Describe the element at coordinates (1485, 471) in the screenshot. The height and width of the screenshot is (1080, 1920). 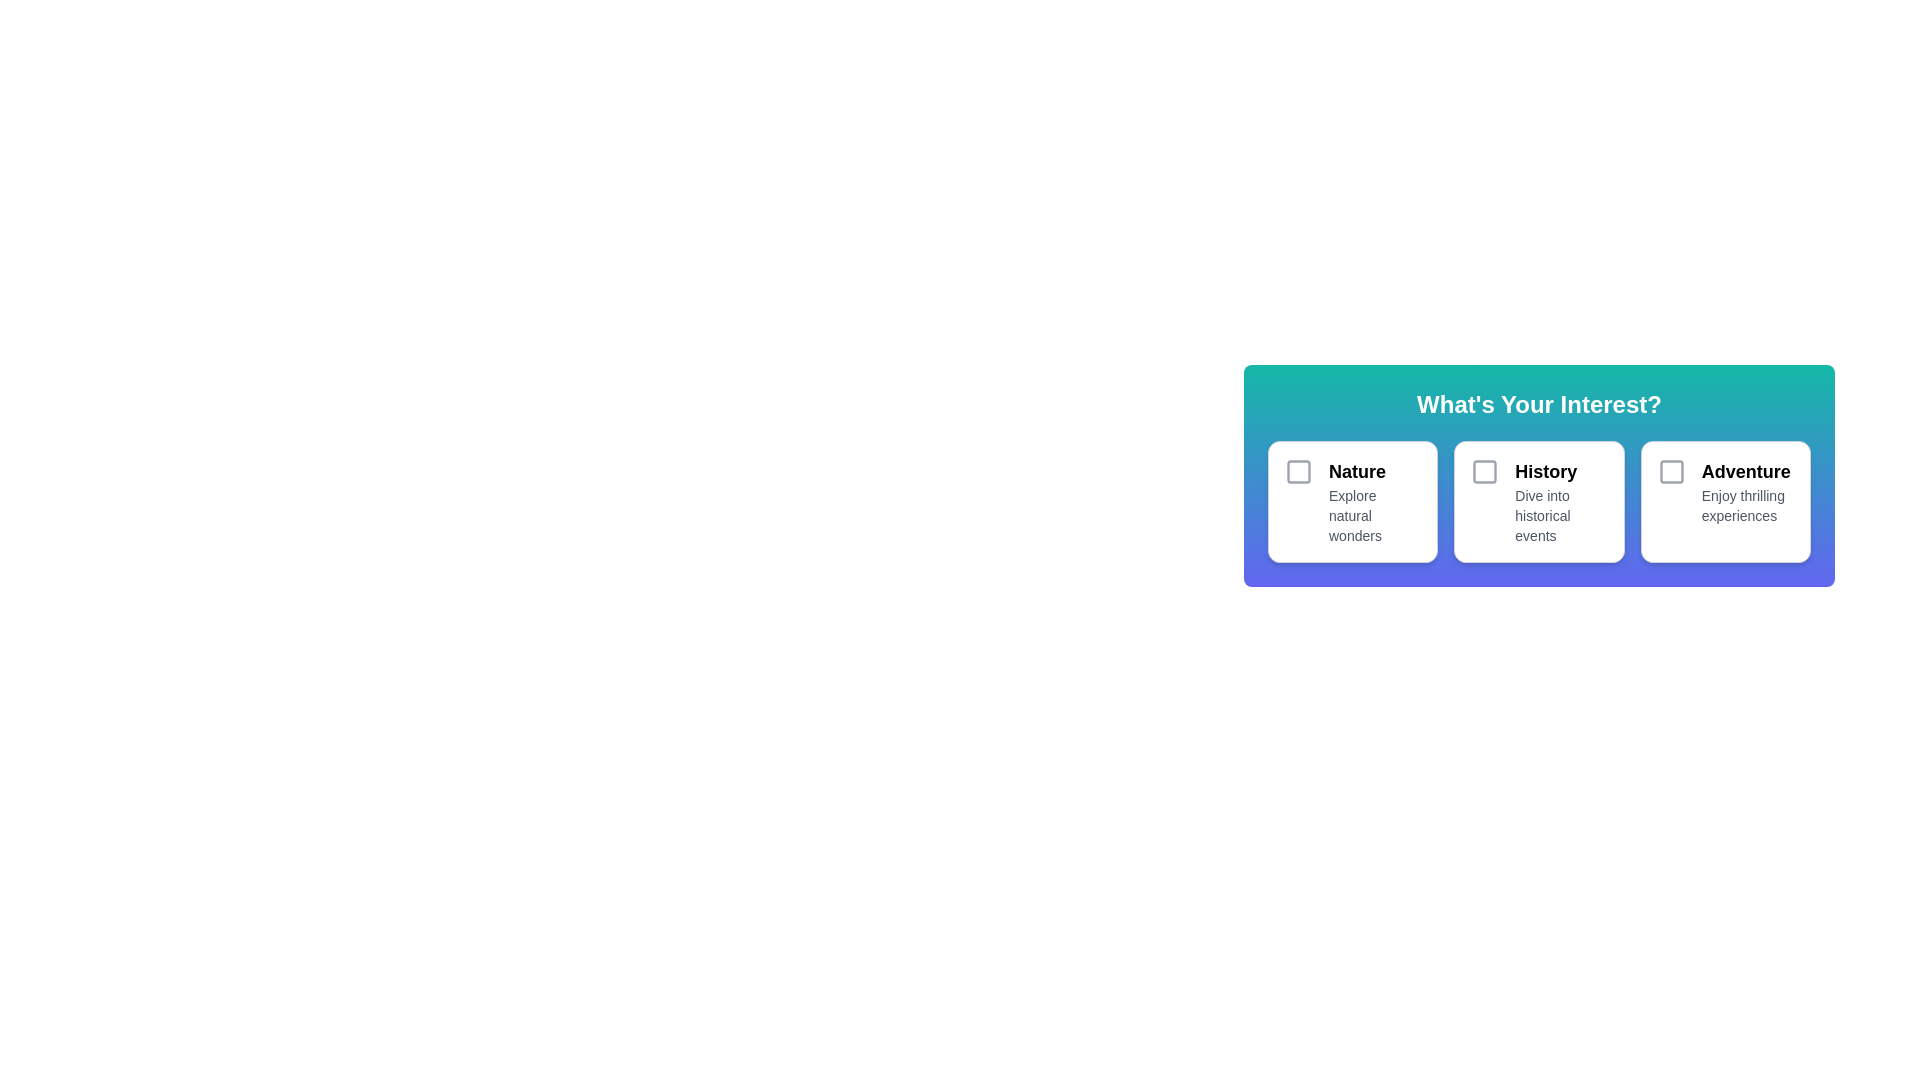
I see `the 'History' checkbox` at that location.